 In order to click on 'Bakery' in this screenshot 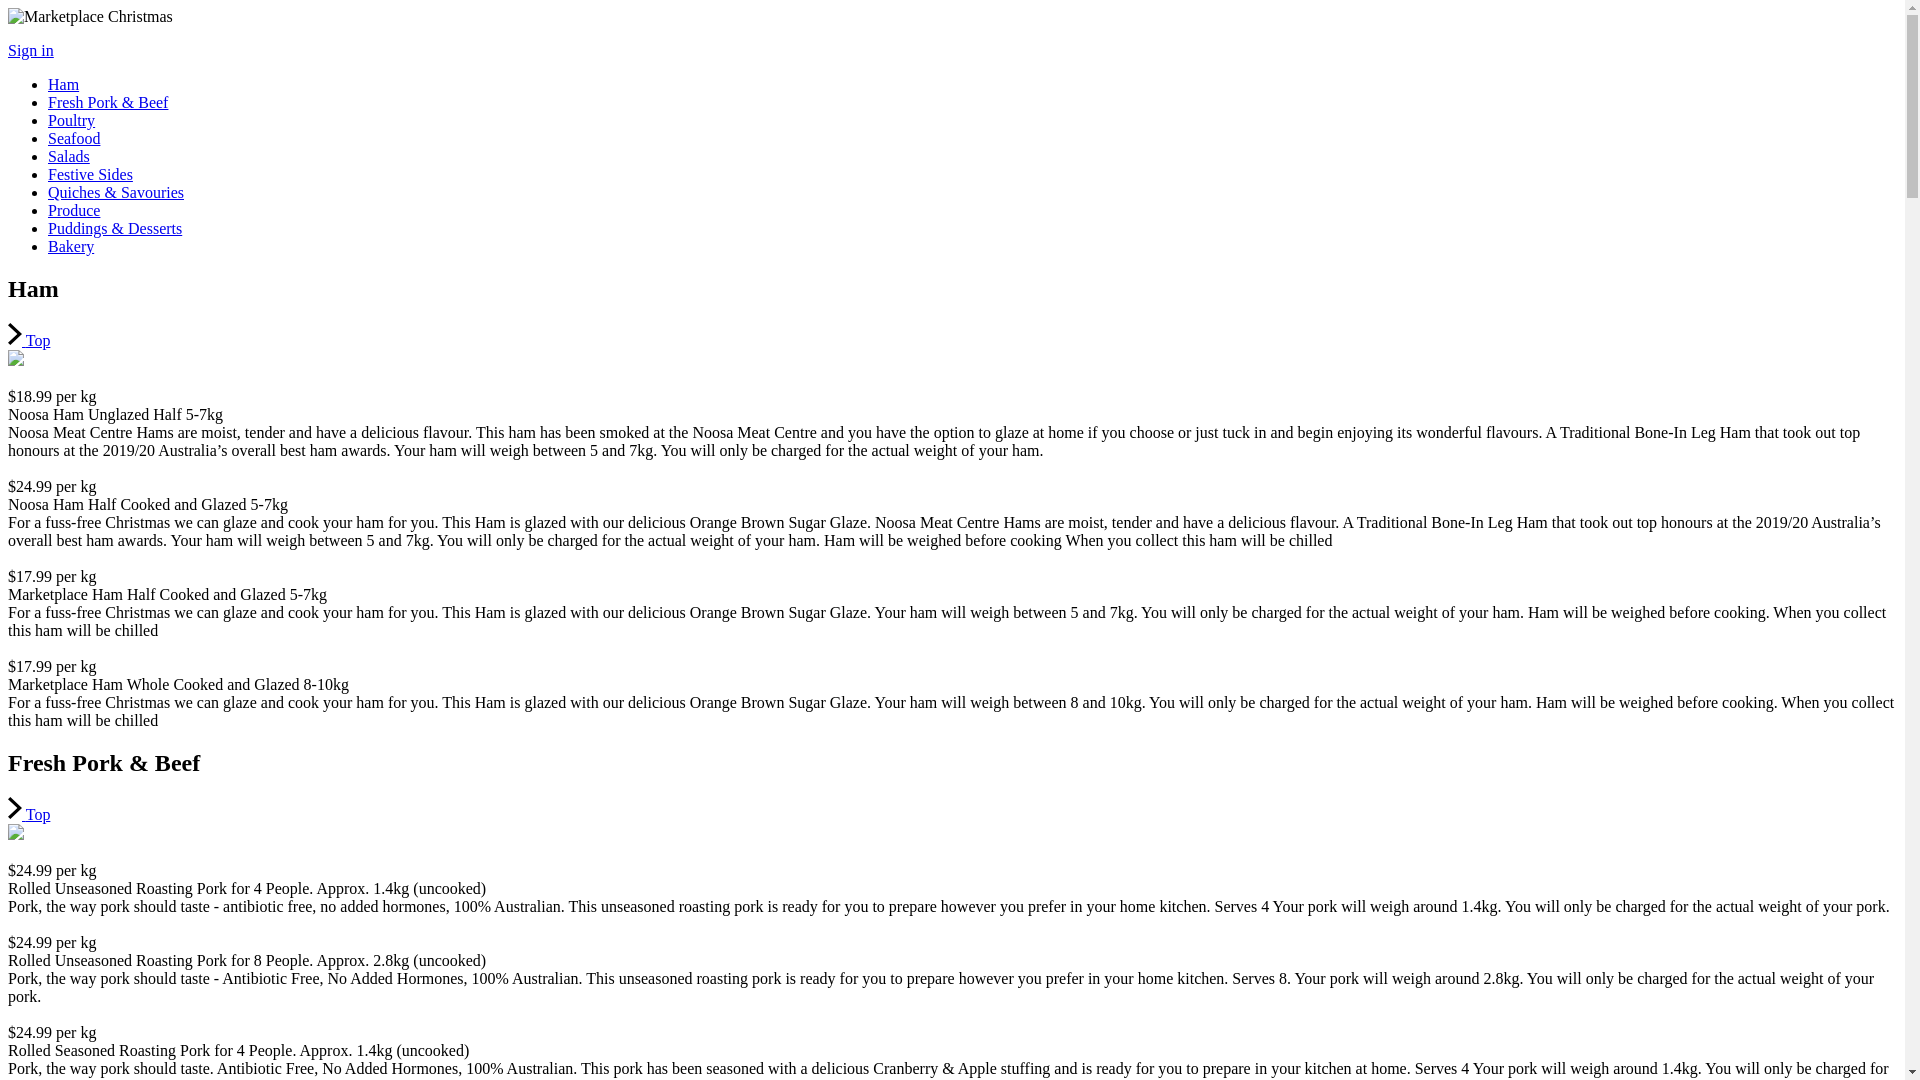, I will do `click(71, 245)`.